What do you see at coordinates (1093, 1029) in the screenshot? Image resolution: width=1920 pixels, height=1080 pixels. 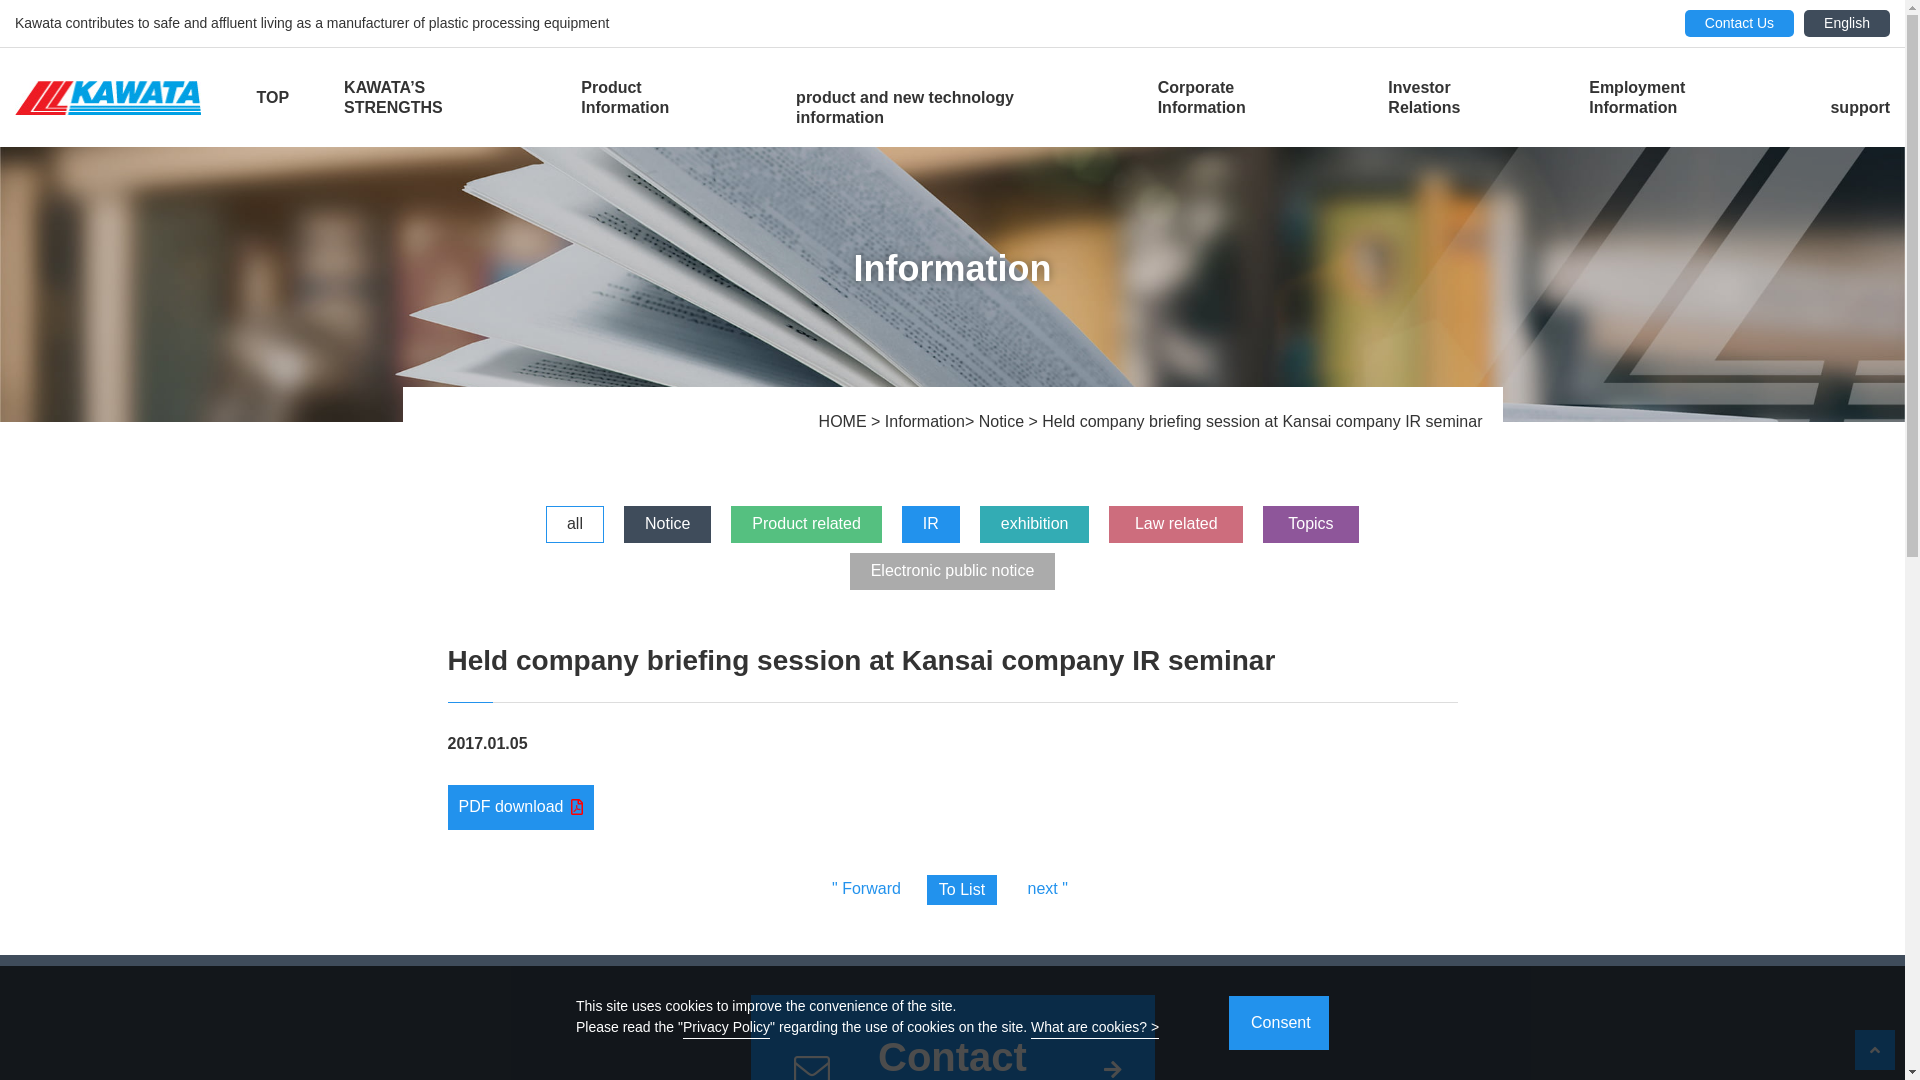 I see `'What are cookies? >'` at bounding box center [1093, 1029].